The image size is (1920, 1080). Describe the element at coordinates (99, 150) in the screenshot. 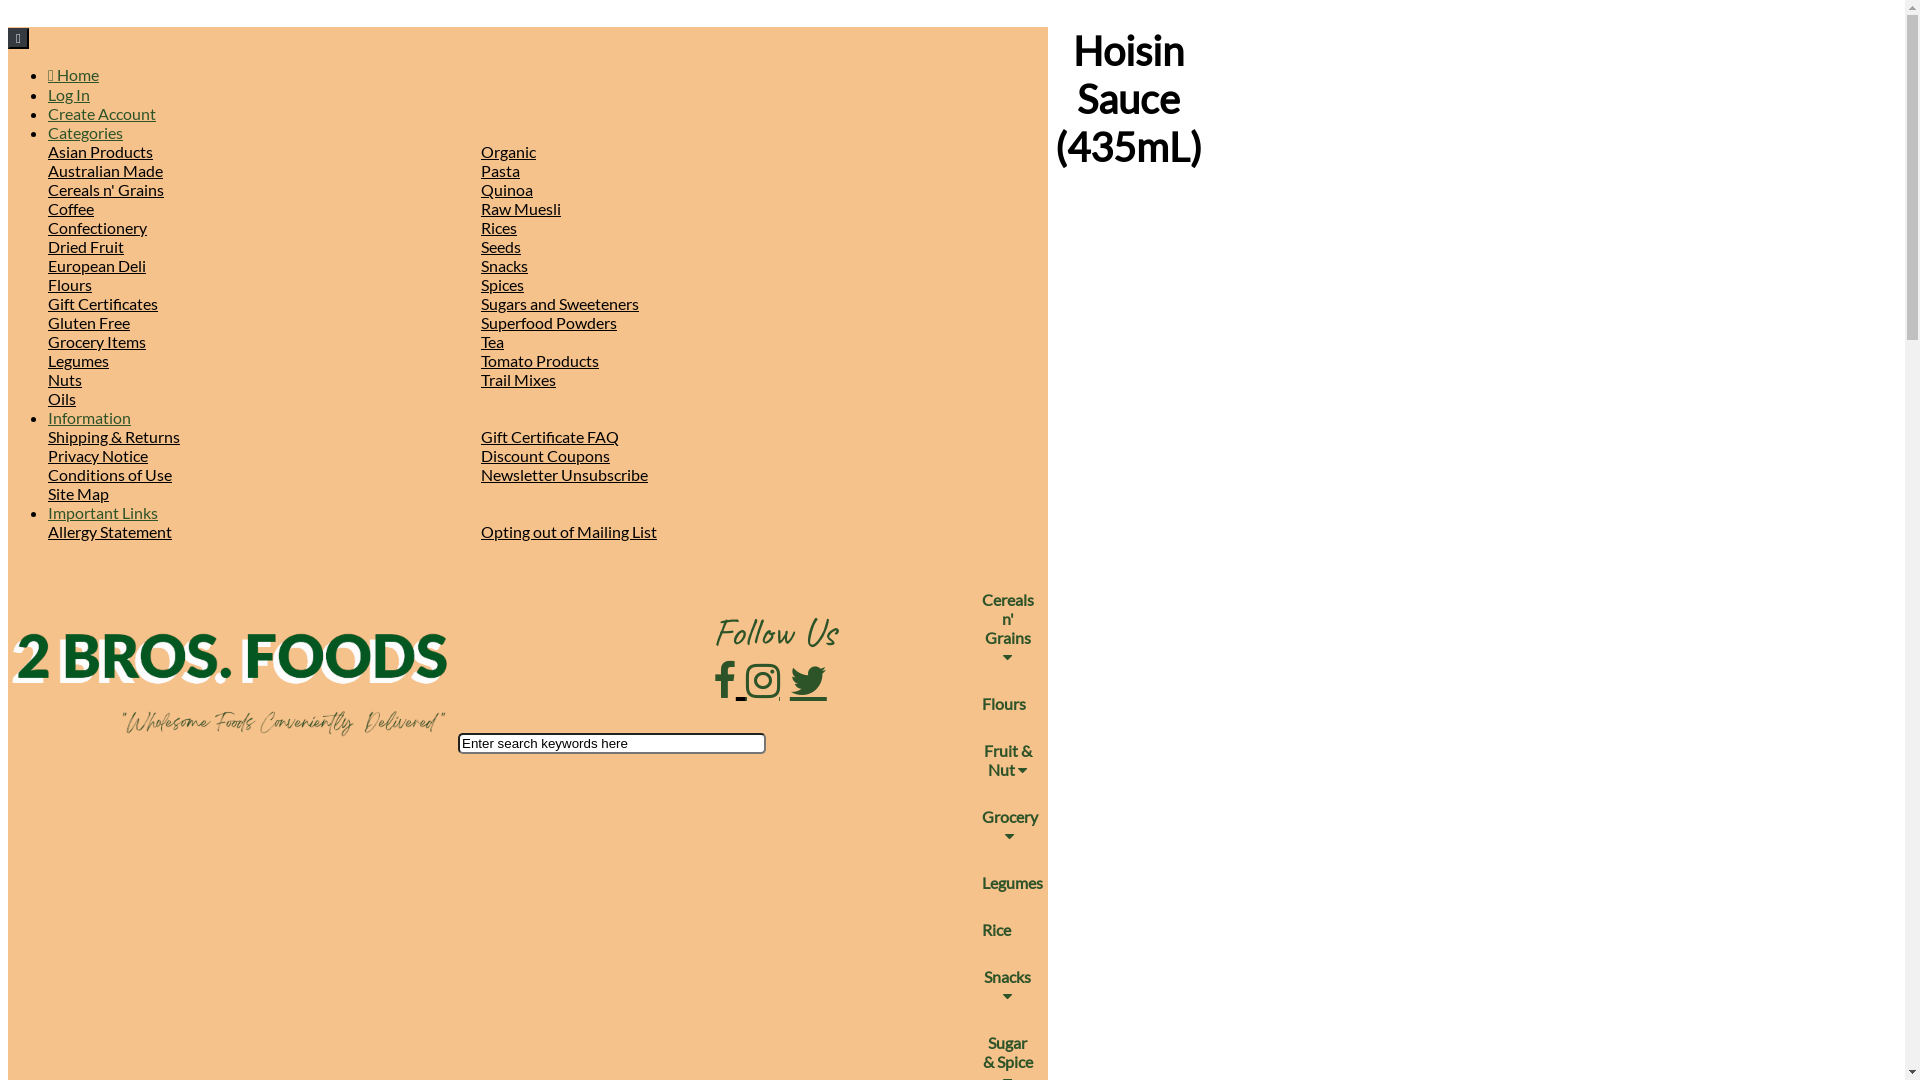

I see `'Asian Products'` at that location.